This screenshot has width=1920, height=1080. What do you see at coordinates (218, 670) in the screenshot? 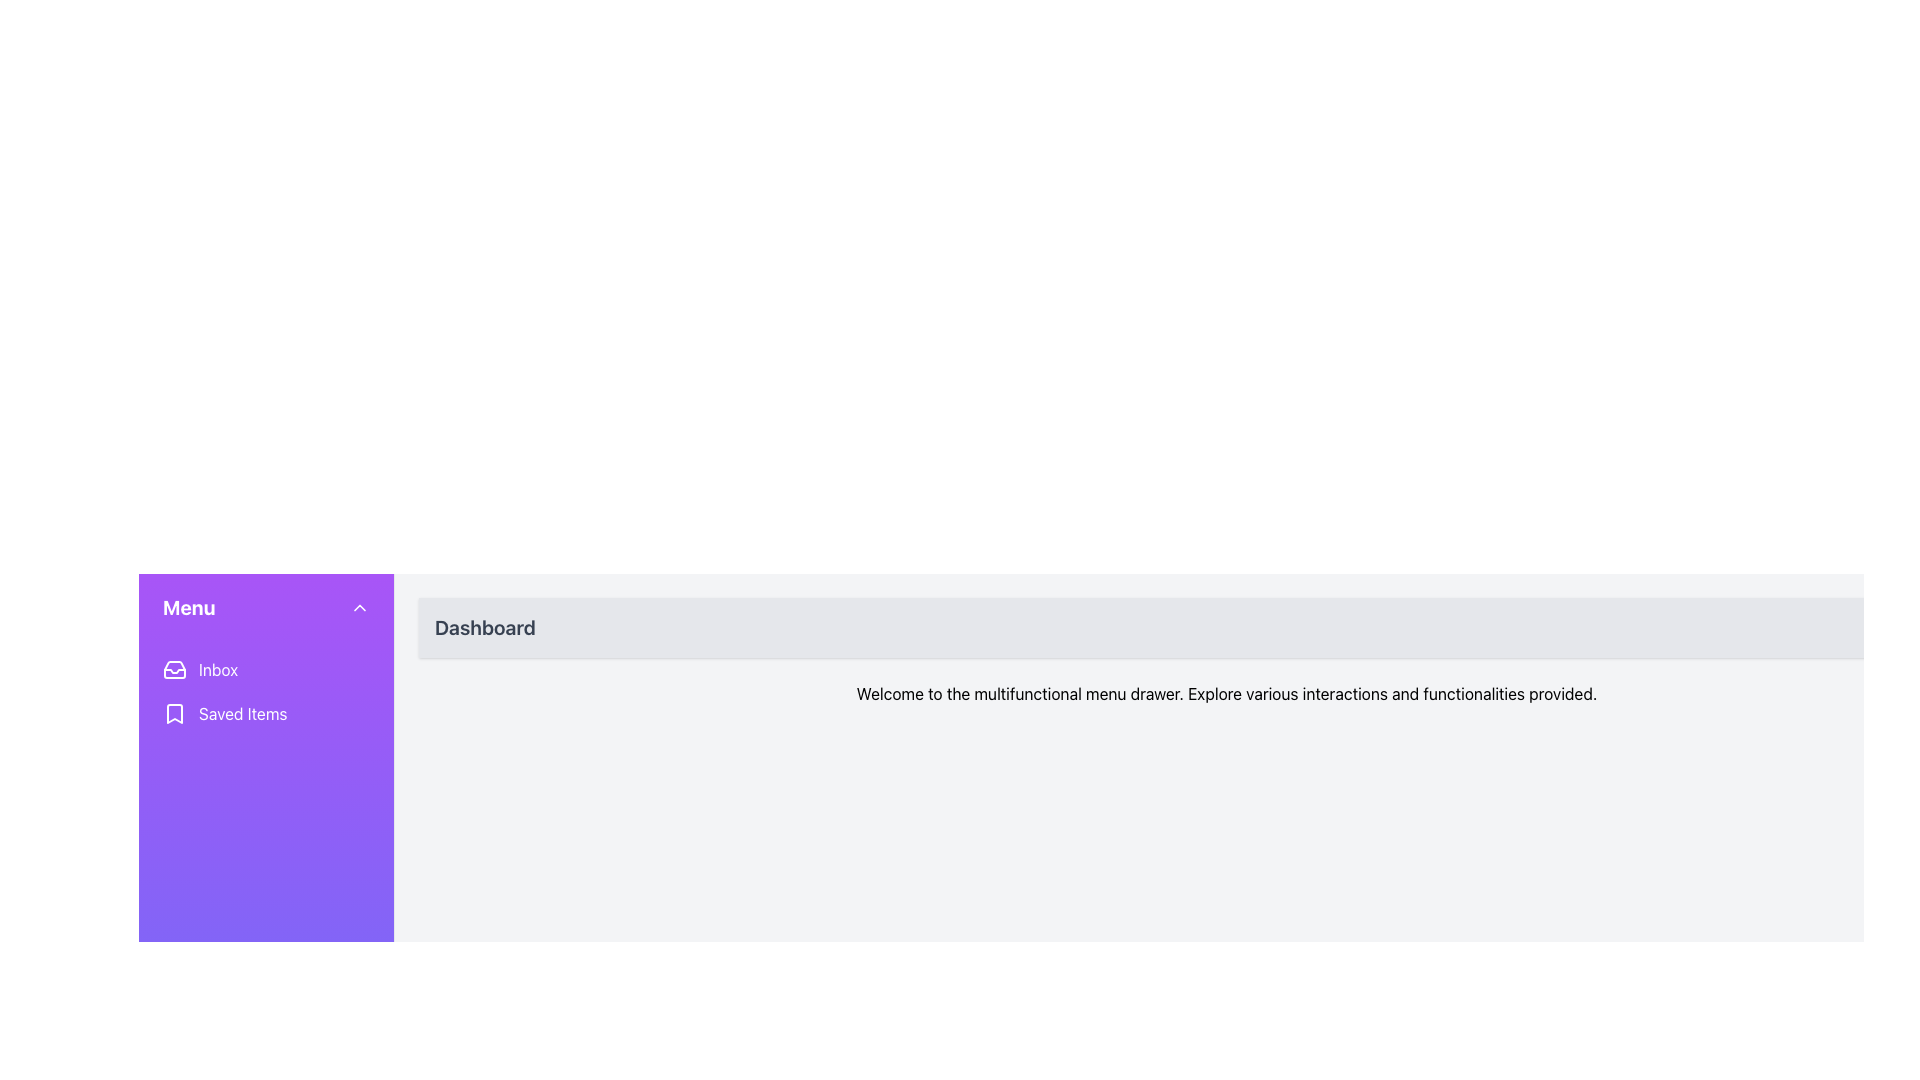
I see `the 'Inbox' text label located next to the inbox icon in the side navigation menu, which serves as a label for the inbox navigation option` at bounding box center [218, 670].